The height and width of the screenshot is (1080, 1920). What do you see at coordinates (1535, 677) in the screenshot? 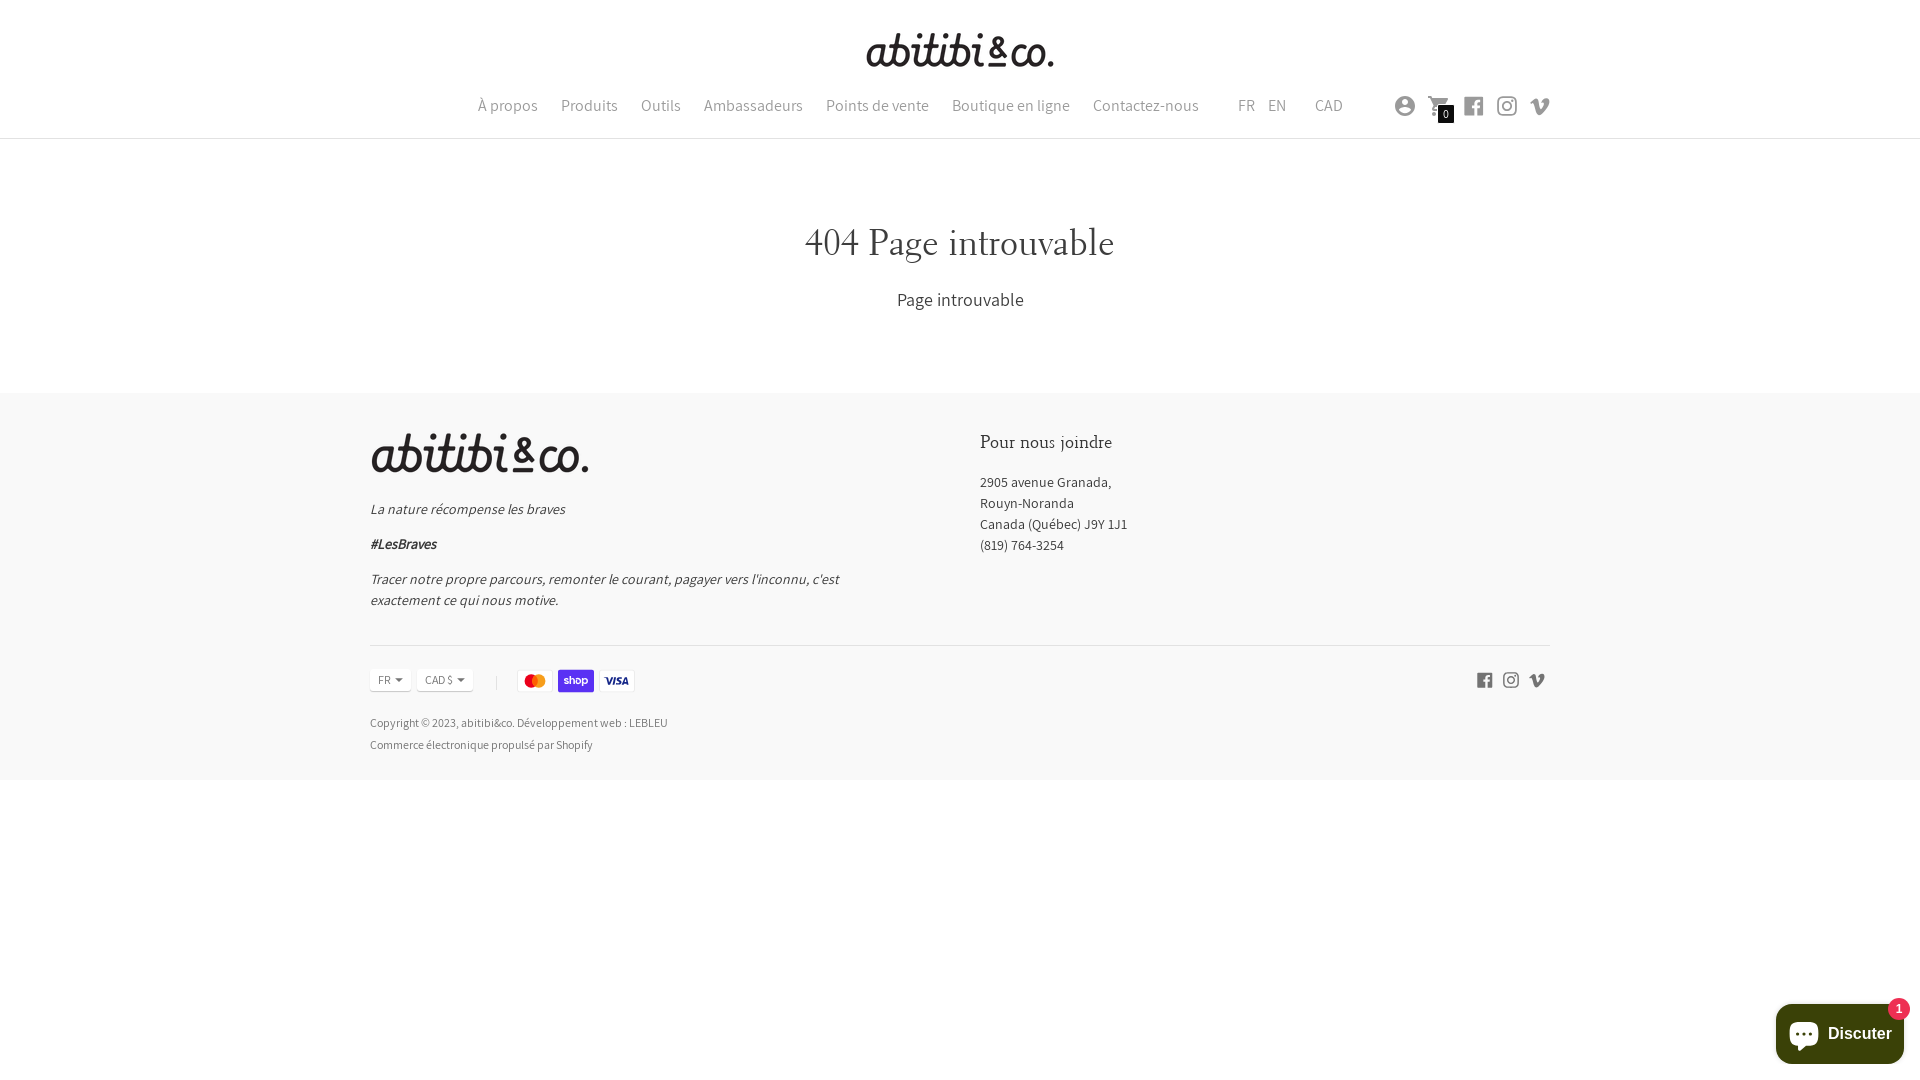
I see `'abitibi&co sur Vimeo,'` at bounding box center [1535, 677].